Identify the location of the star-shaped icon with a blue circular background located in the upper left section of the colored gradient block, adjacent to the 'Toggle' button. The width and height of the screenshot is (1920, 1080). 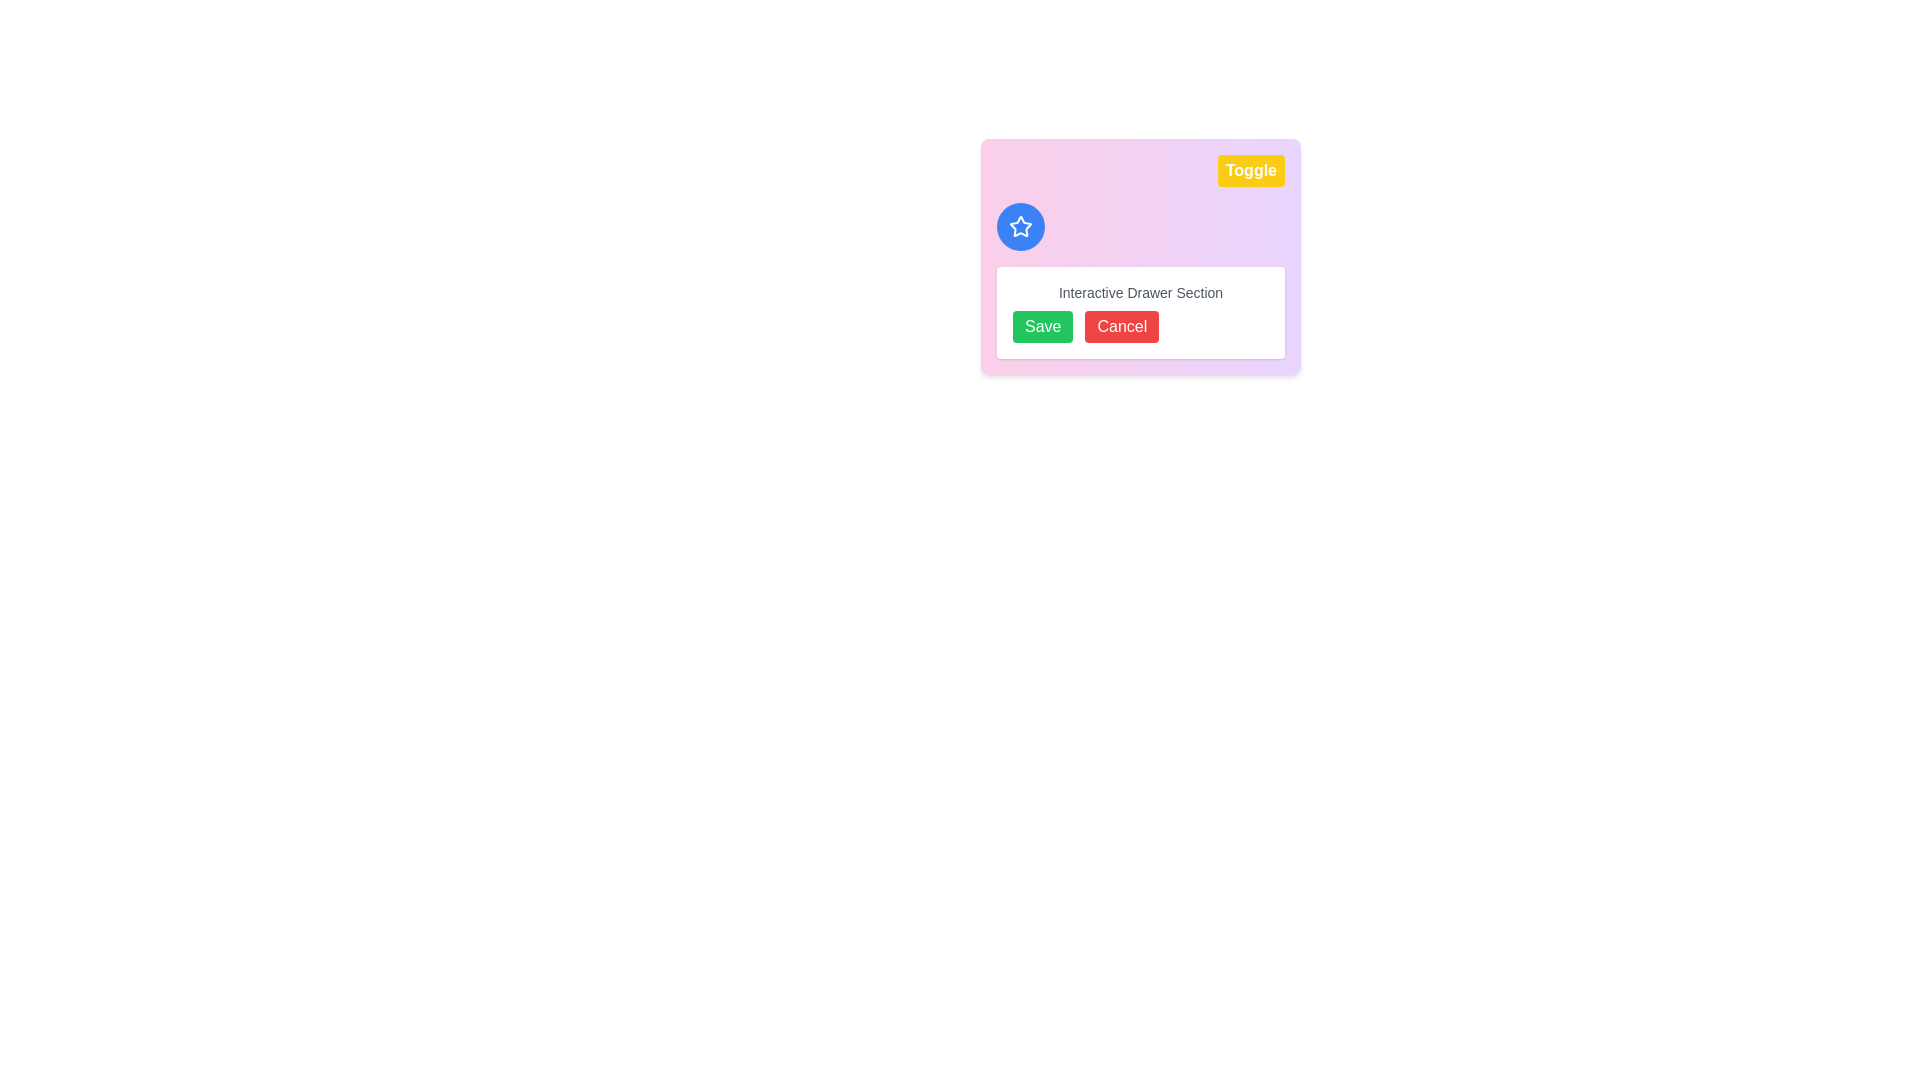
(1021, 225).